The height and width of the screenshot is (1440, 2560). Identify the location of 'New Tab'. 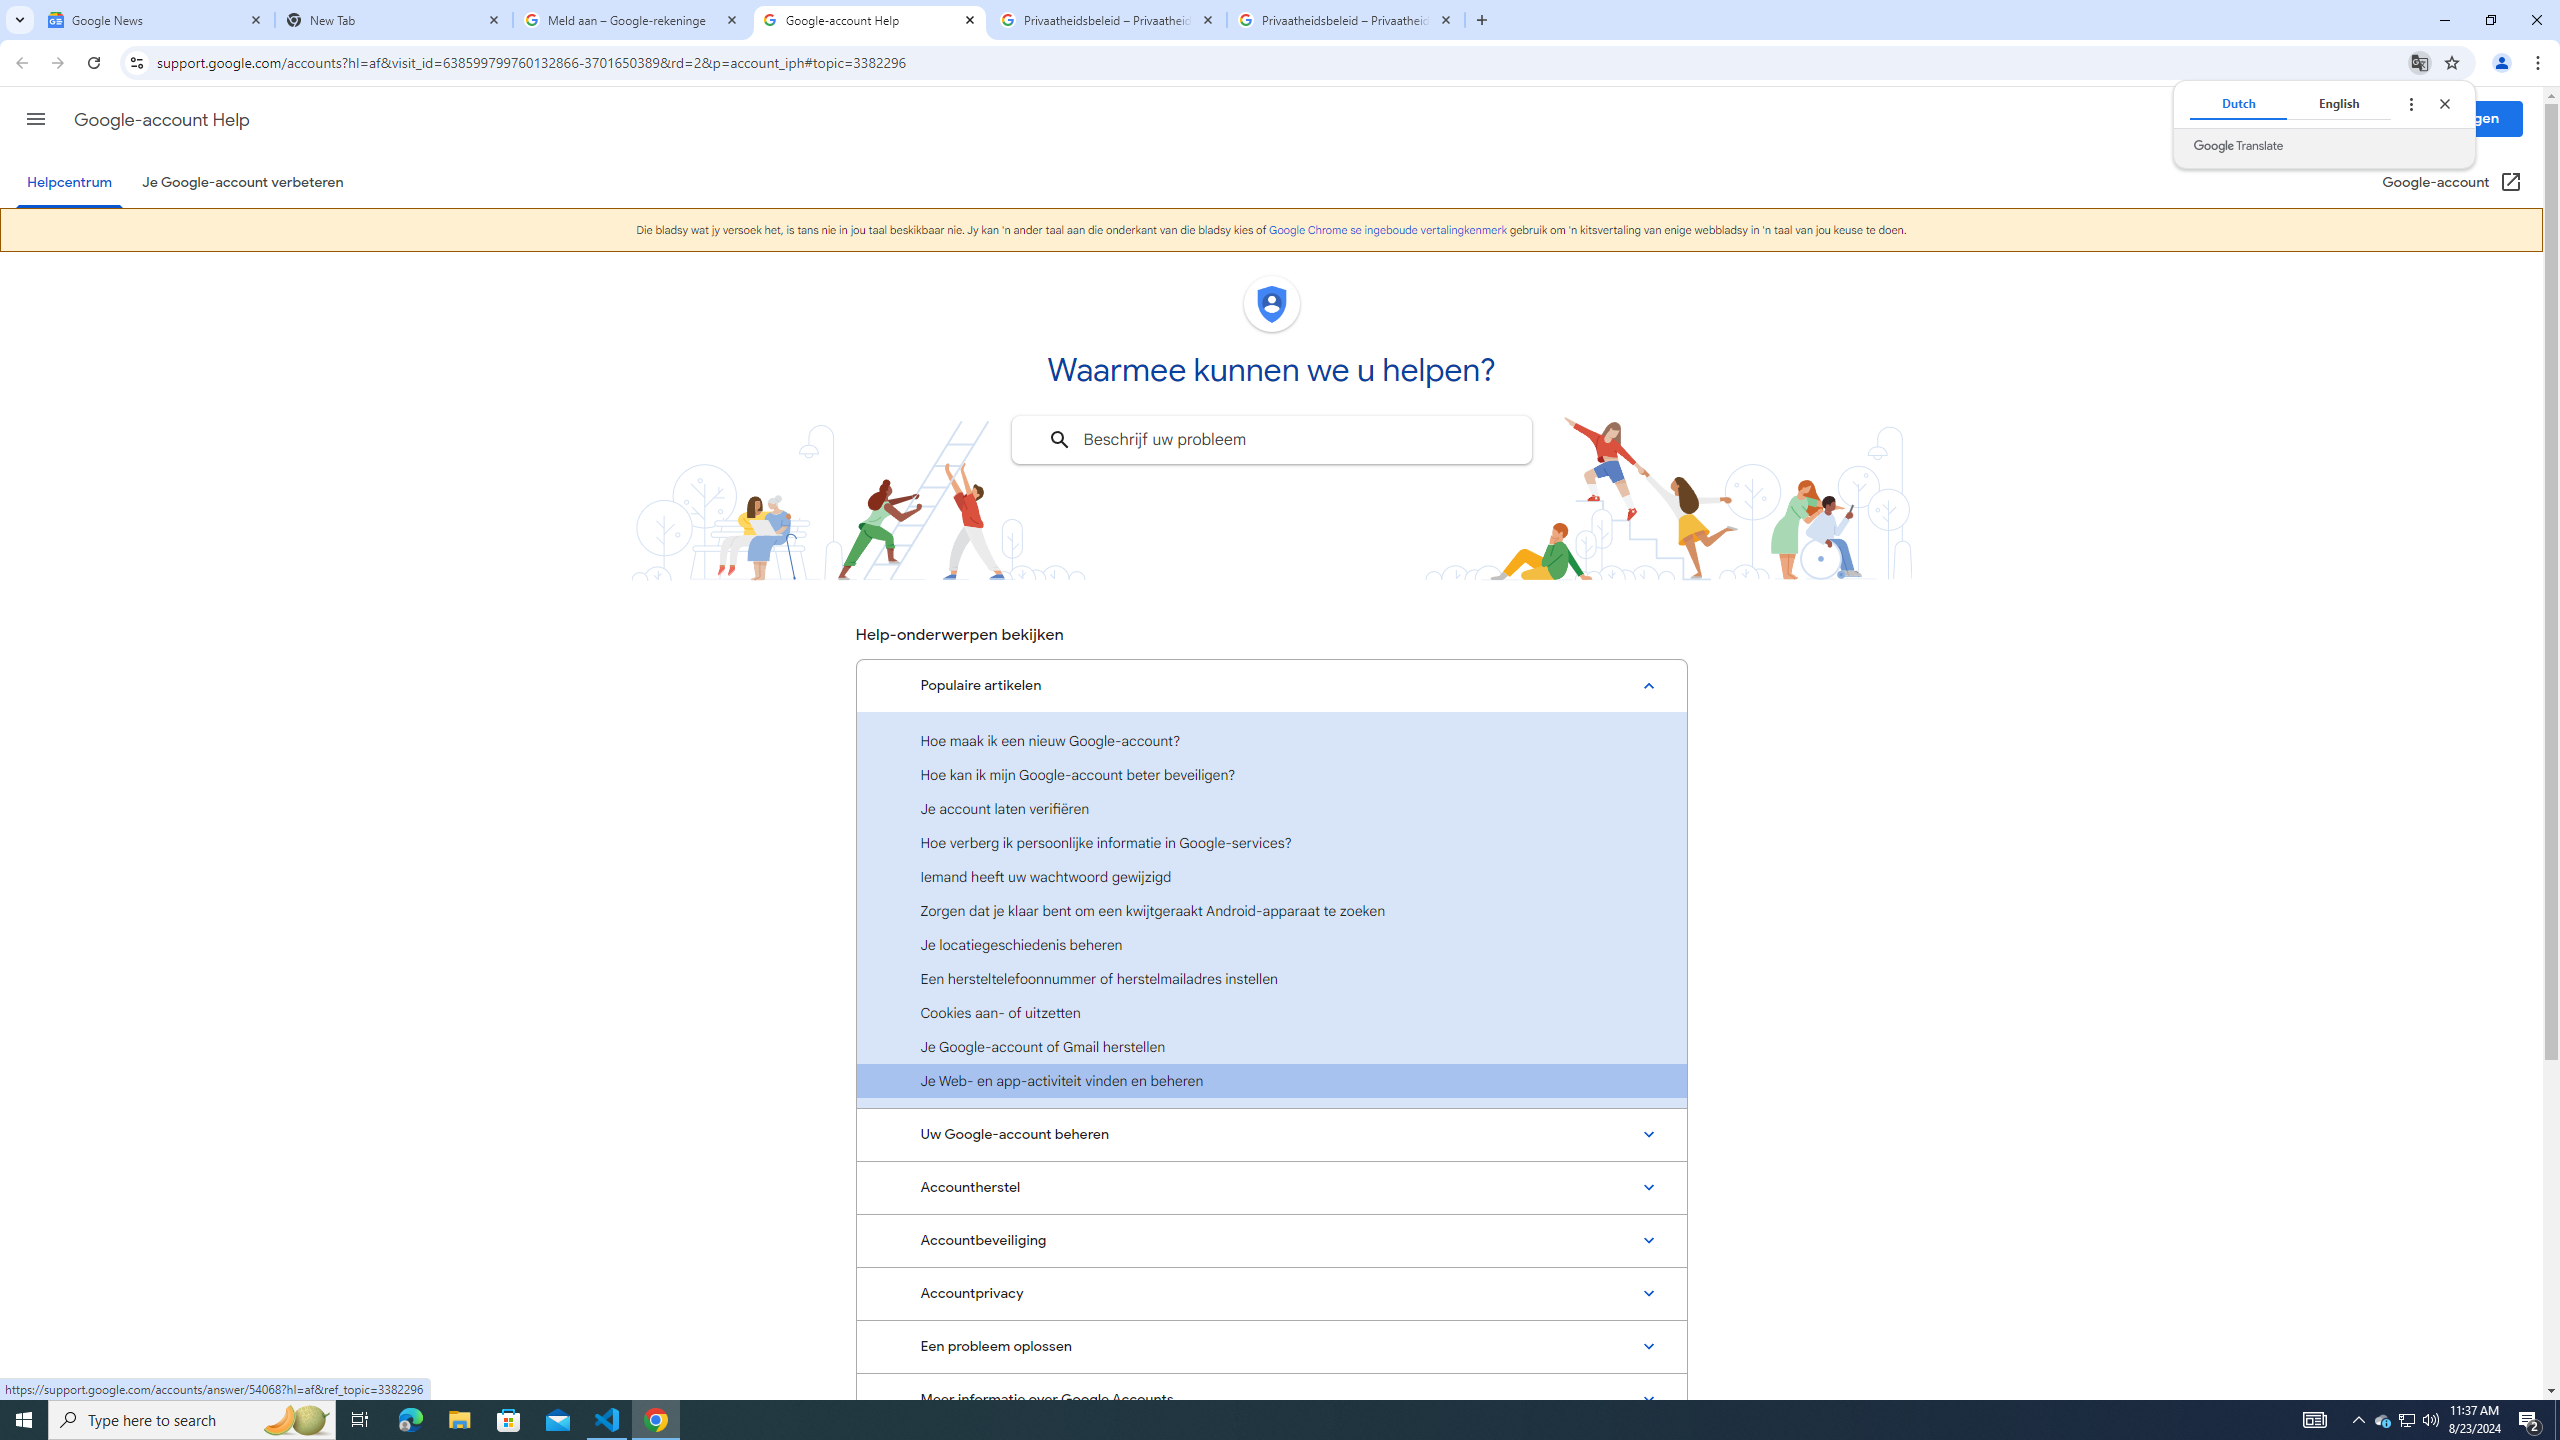
(394, 19).